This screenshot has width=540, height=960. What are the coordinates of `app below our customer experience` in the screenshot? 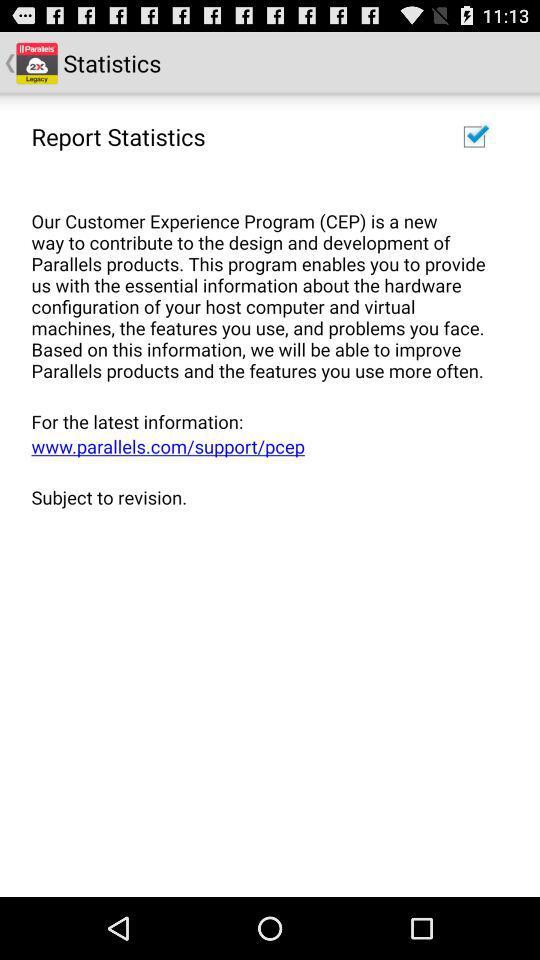 It's located at (263, 421).